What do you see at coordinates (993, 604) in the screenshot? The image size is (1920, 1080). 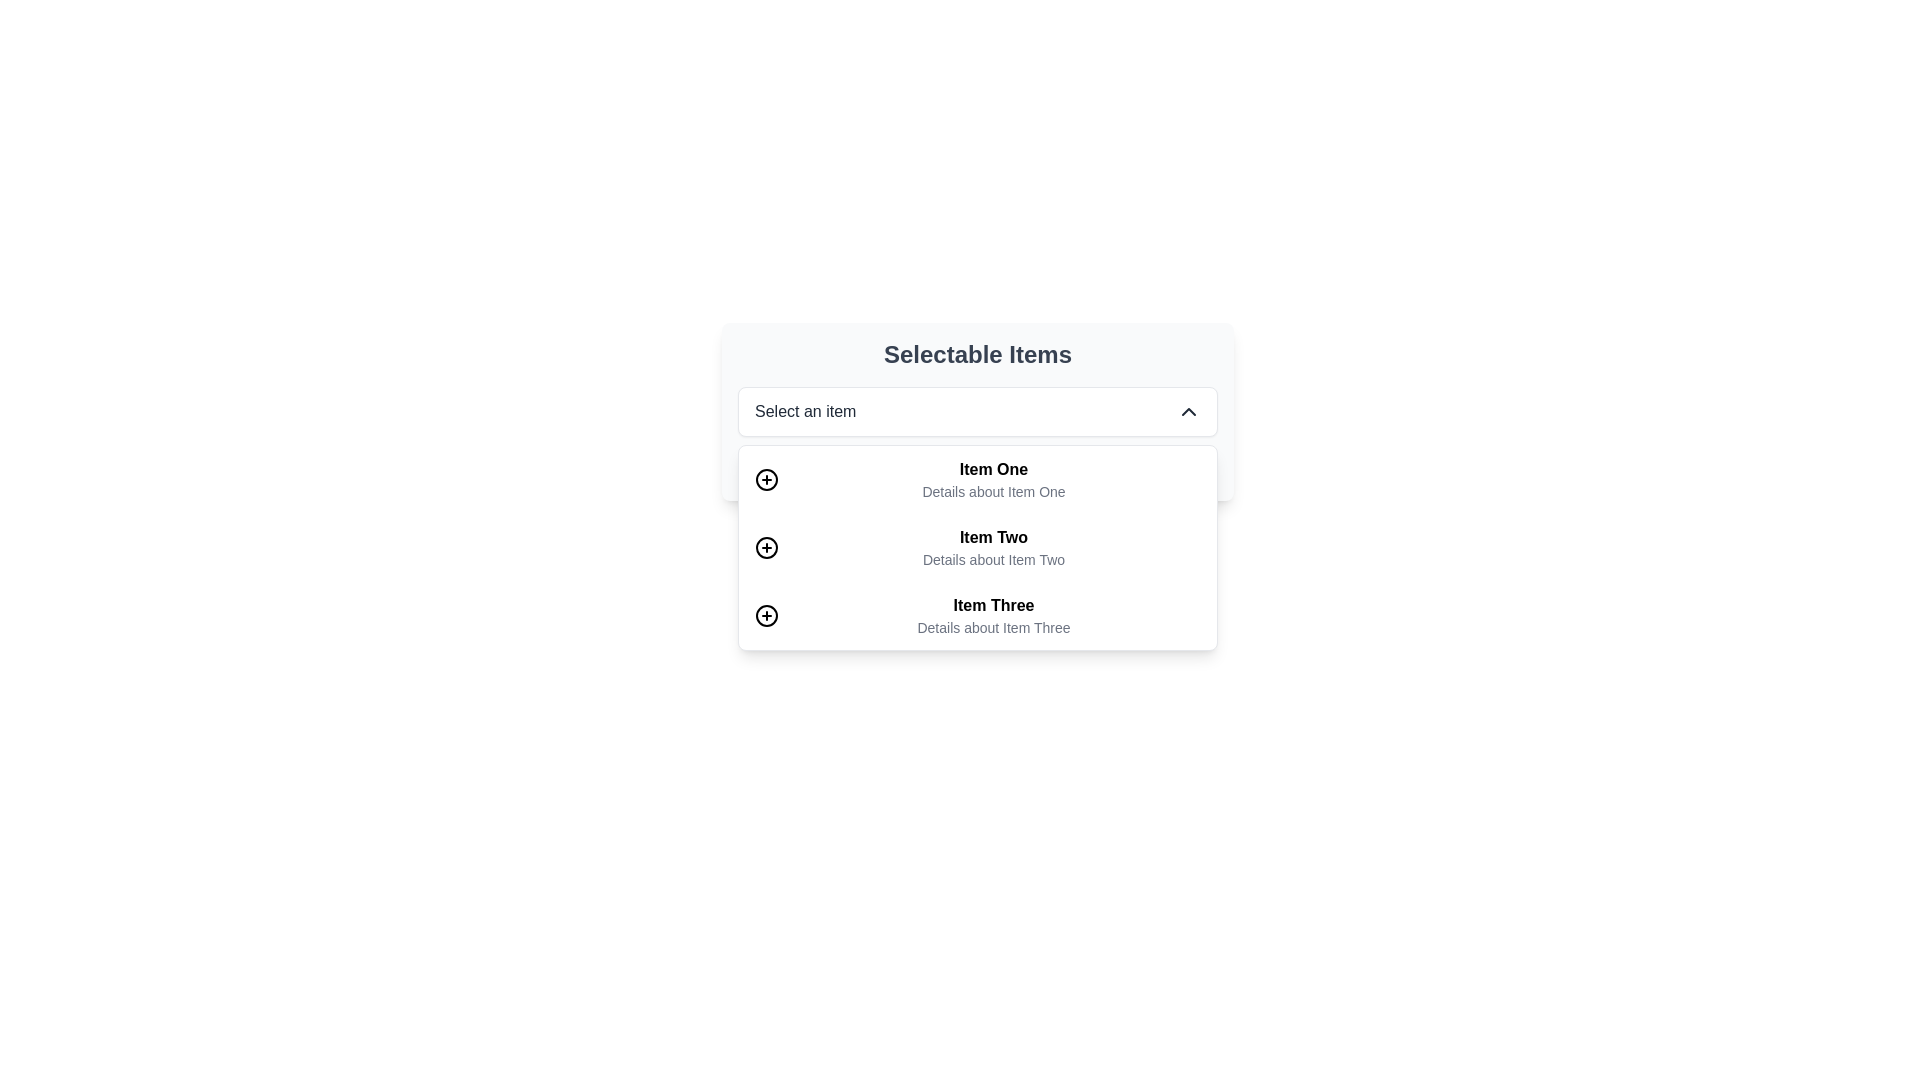 I see `the static text label 'Item Three' which is the title of the third item in the dropdown list under 'Selectable Items'` at bounding box center [993, 604].